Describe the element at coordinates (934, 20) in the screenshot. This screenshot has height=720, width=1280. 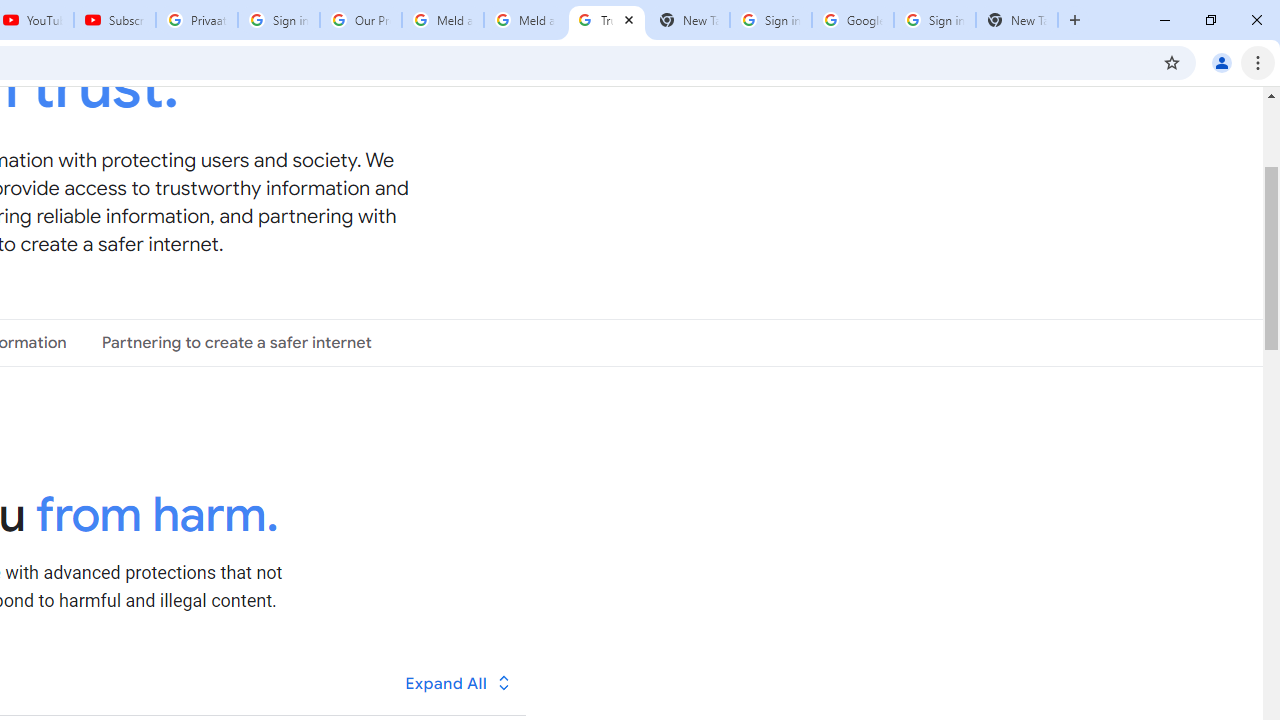
I see `'Sign in - Google Accounts'` at that location.